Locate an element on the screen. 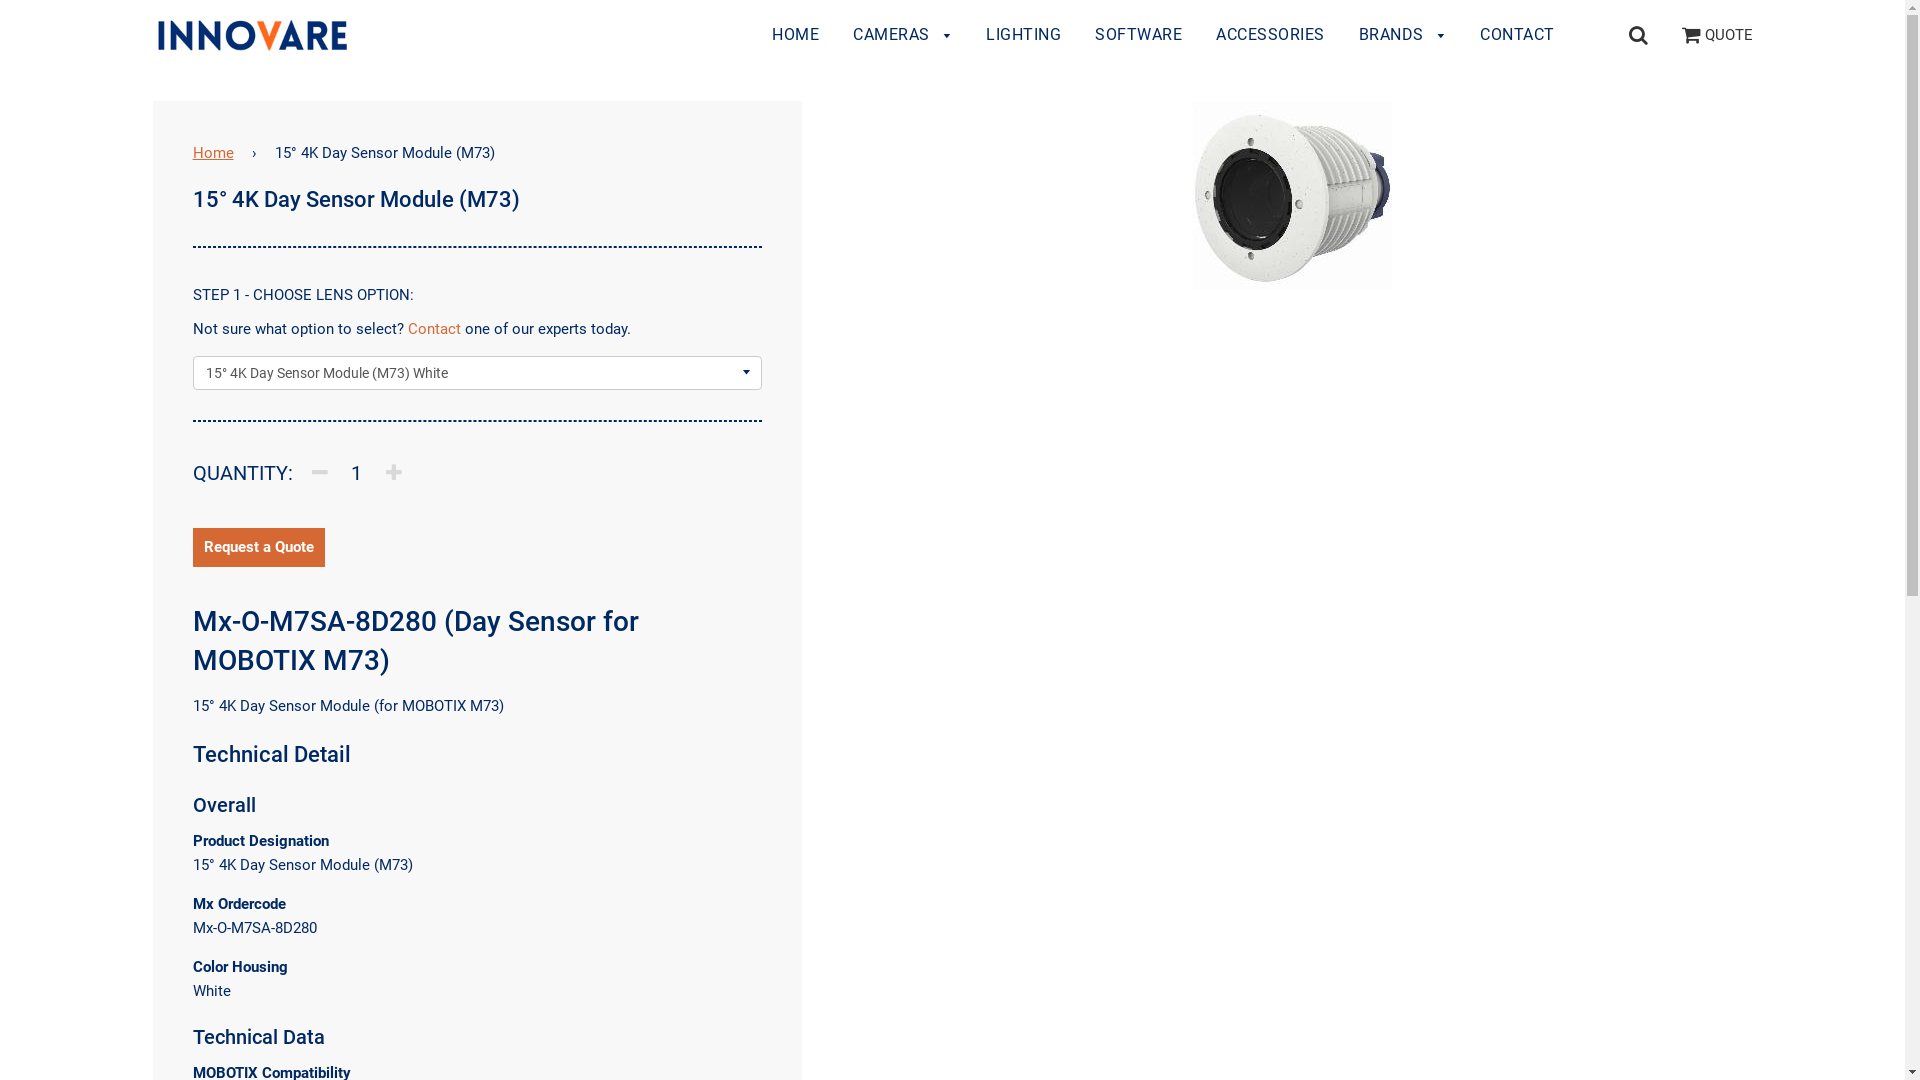  'Request a Quote' is located at coordinates (258, 547).